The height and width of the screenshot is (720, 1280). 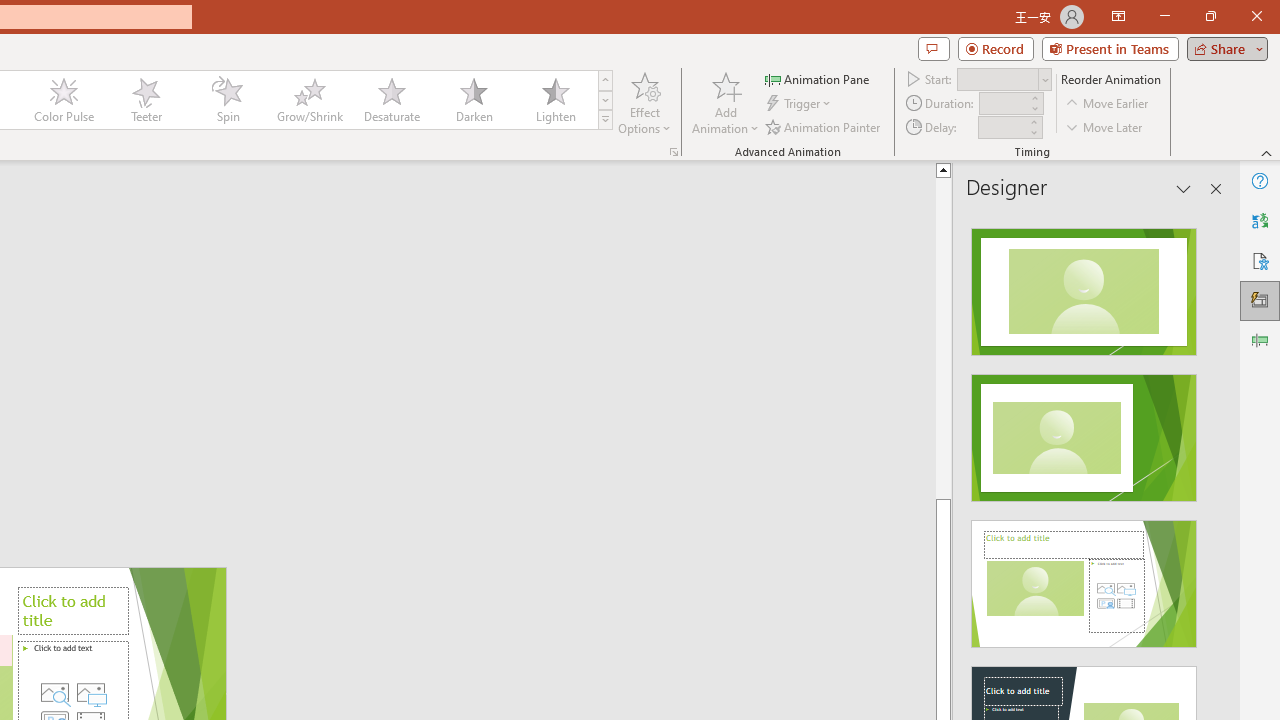 I want to click on 'Recommended Design: Design Idea', so click(x=1083, y=286).